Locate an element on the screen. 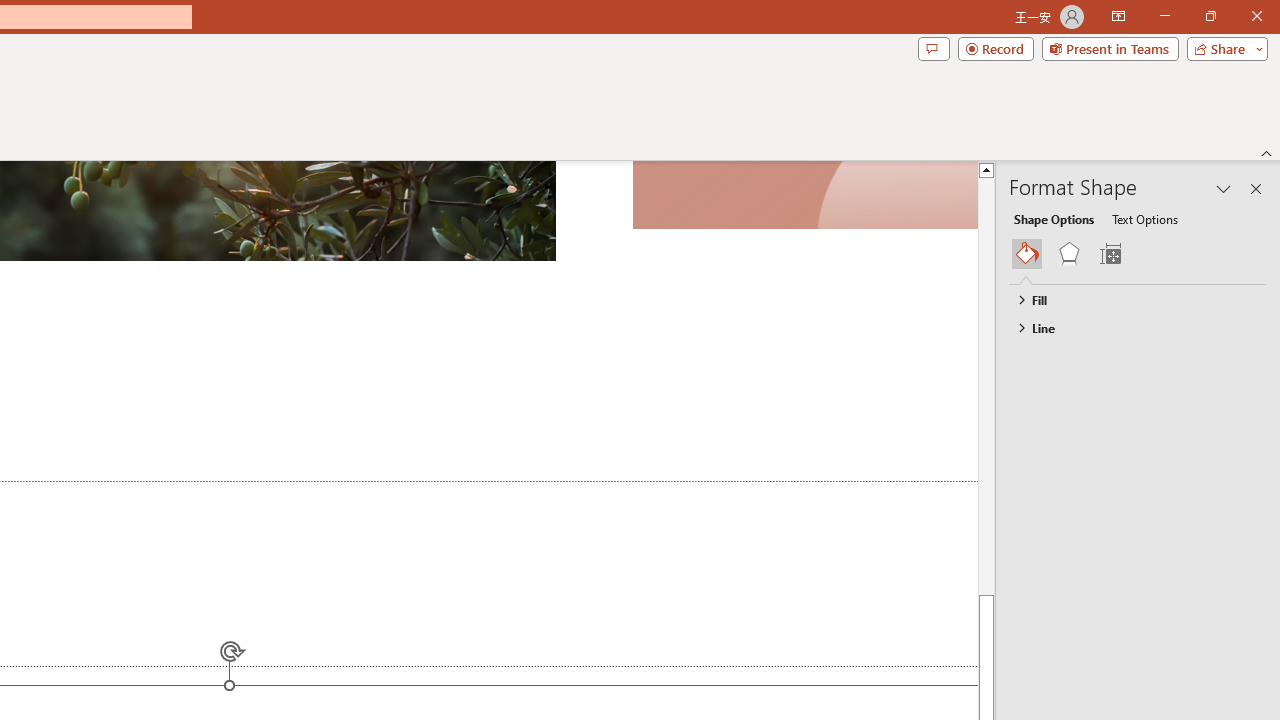  'Fill & Line' is located at coordinates (1027, 253).